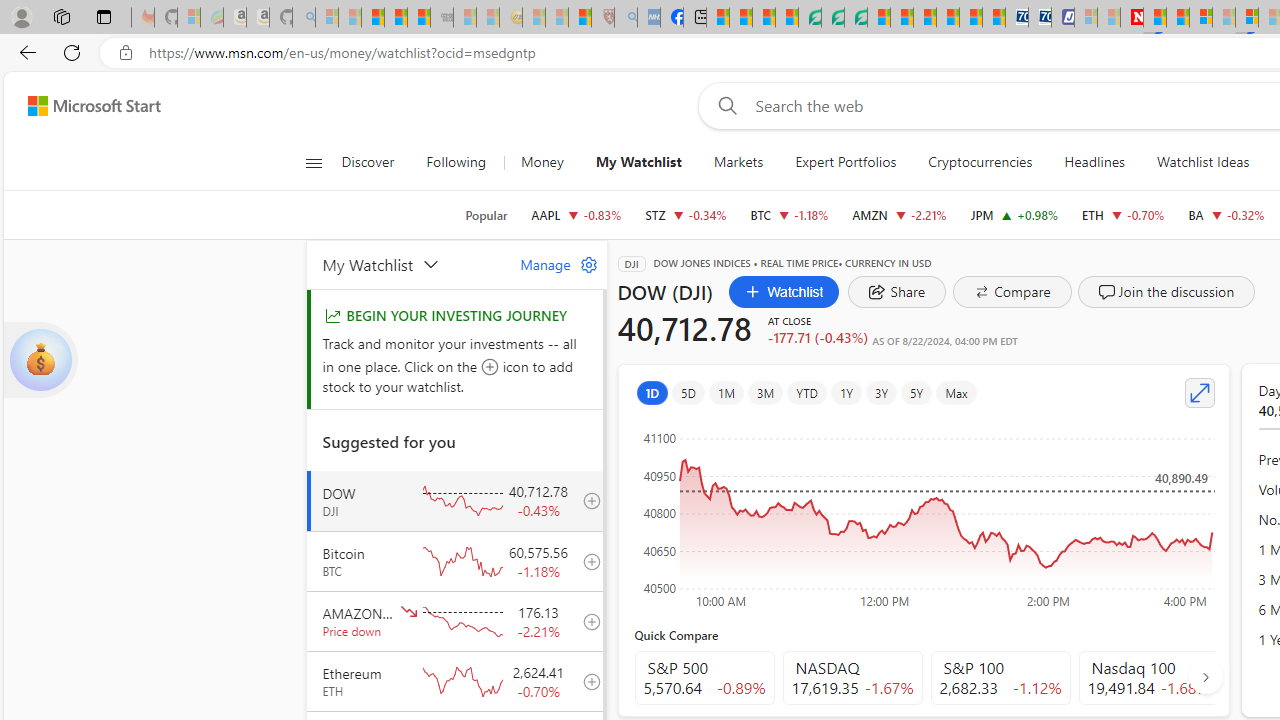  Describe the element at coordinates (688, 392) in the screenshot. I see `'5D'` at that location.